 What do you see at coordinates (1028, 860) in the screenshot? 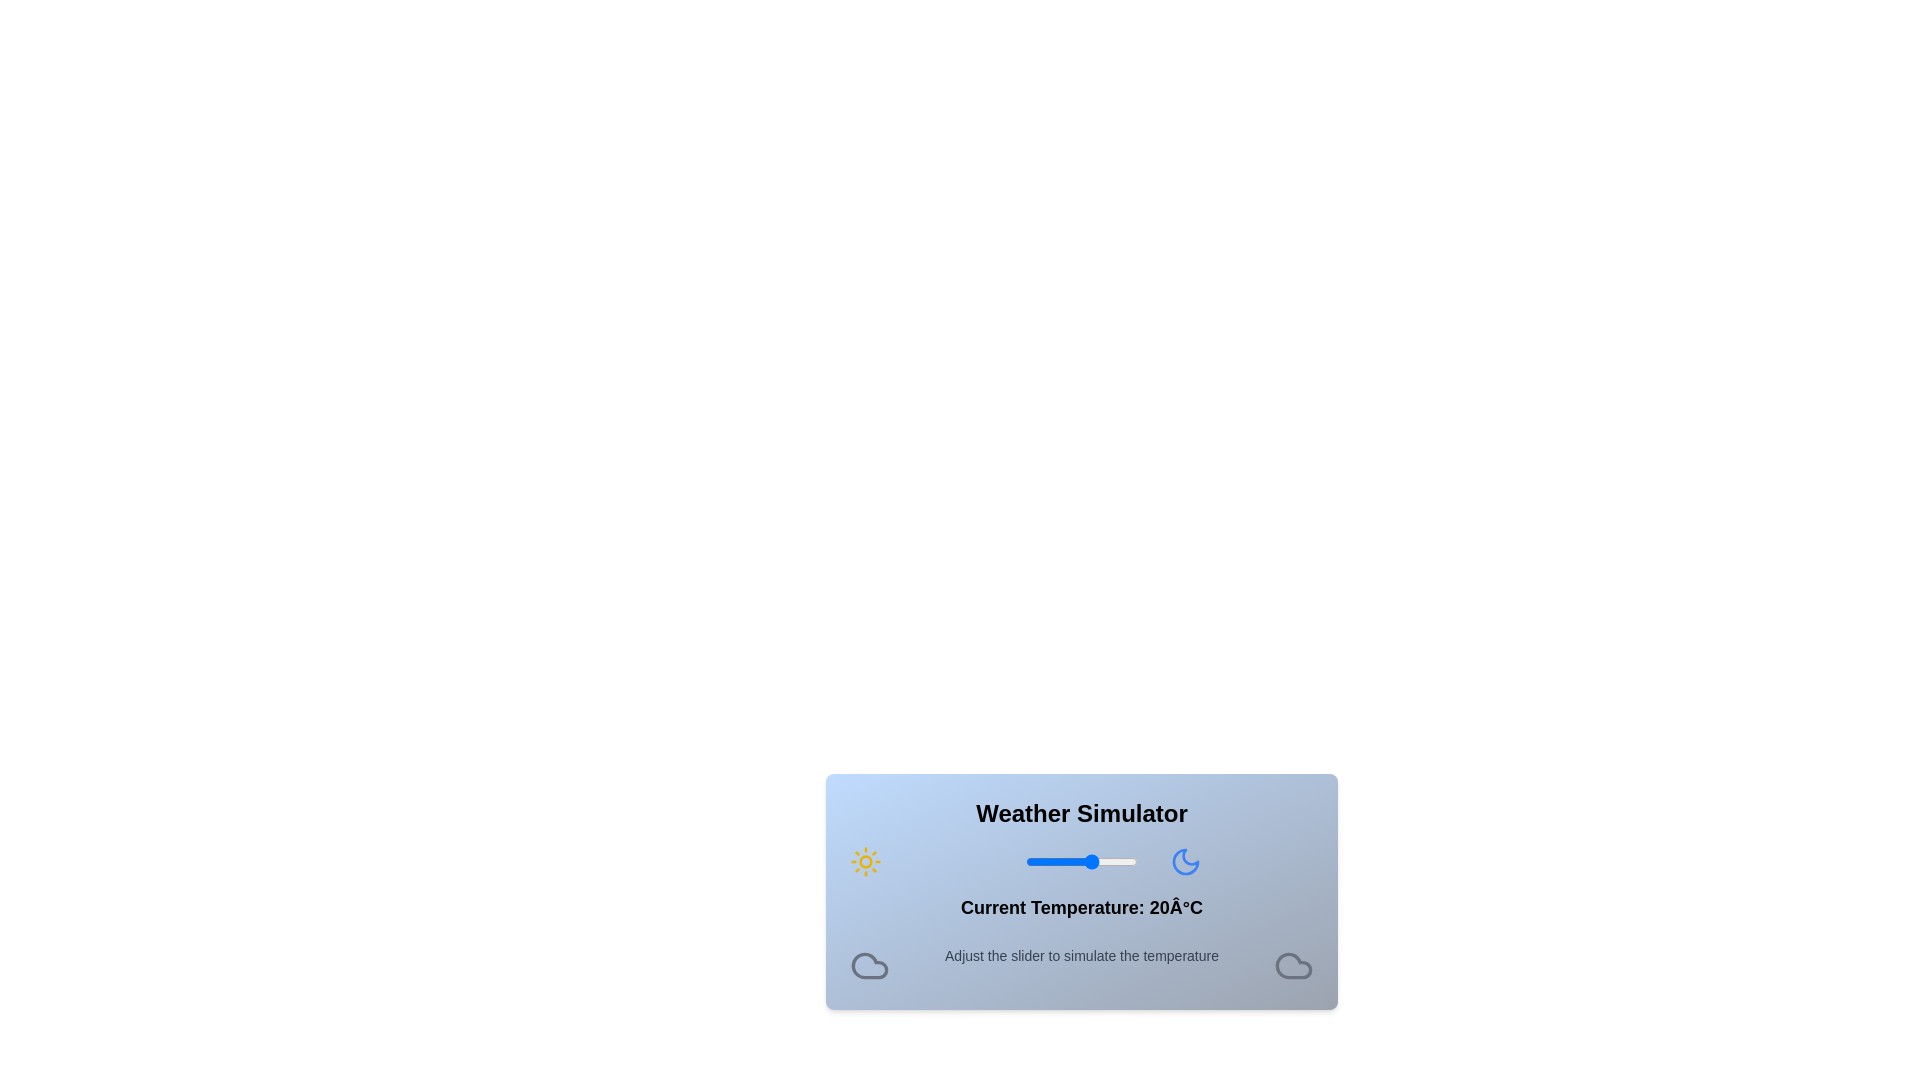
I see `the slider to set the temperature to -9°C` at bounding box center [1028, 860].